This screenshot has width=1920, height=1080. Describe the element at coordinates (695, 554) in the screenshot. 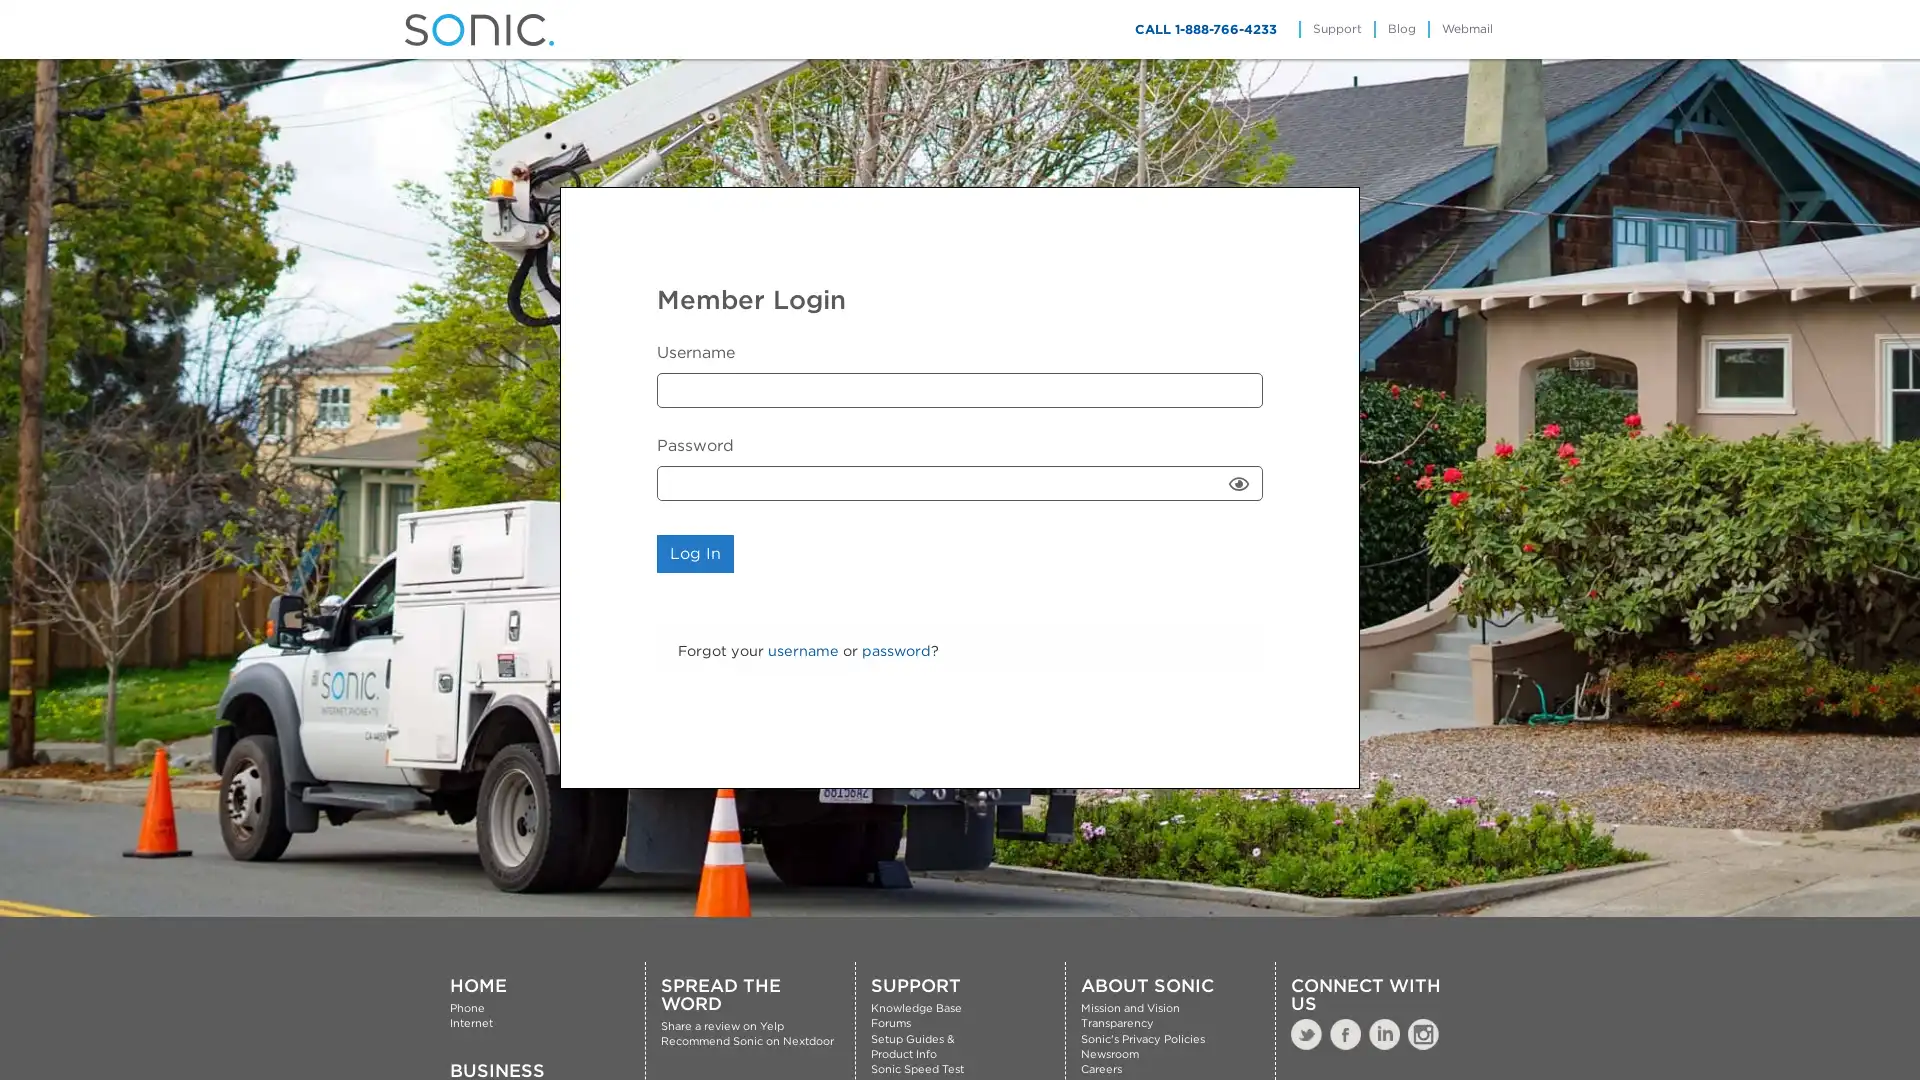

I see `Log In` at that location.